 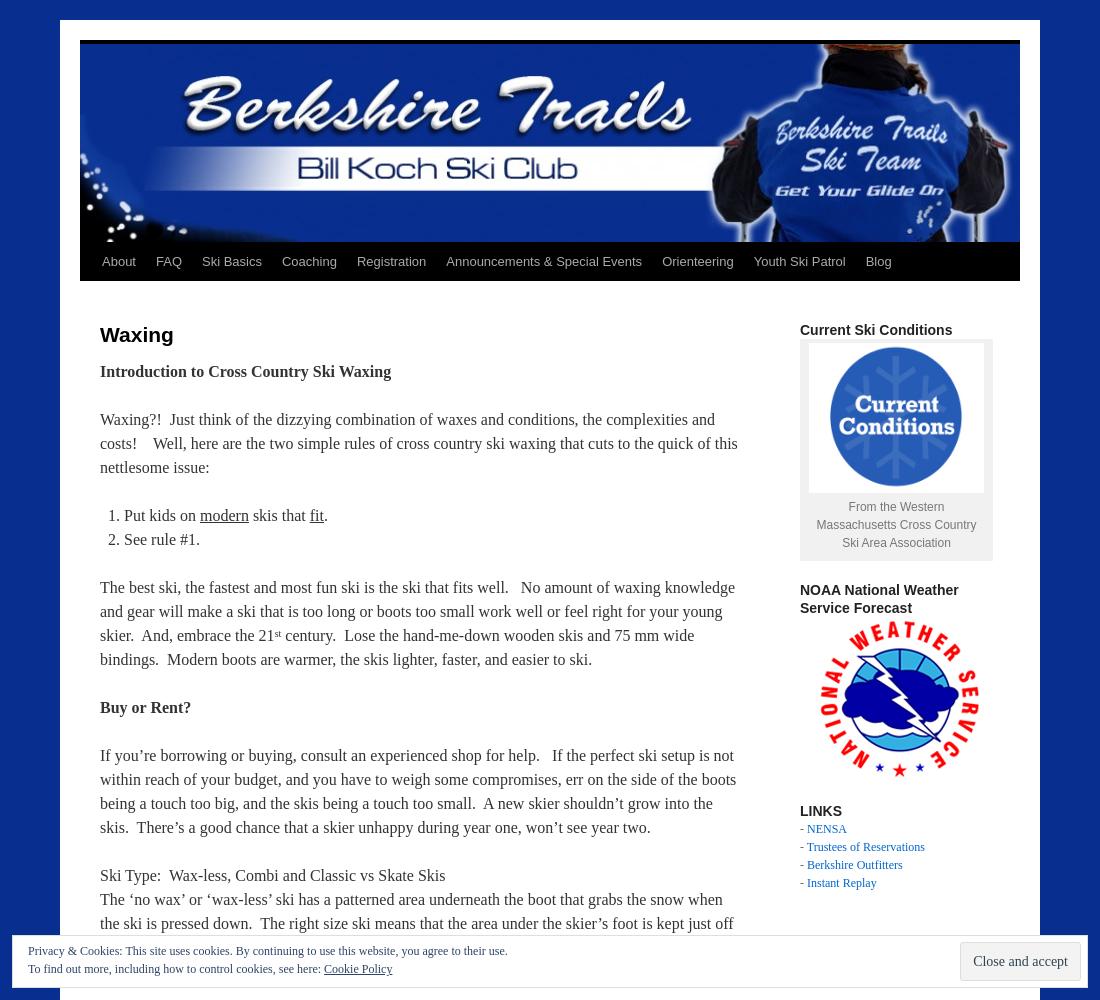 What do you see at coordinates (800, 811) in the screenshot?
I see `'LINKS'` at bounding box center [800, 811].